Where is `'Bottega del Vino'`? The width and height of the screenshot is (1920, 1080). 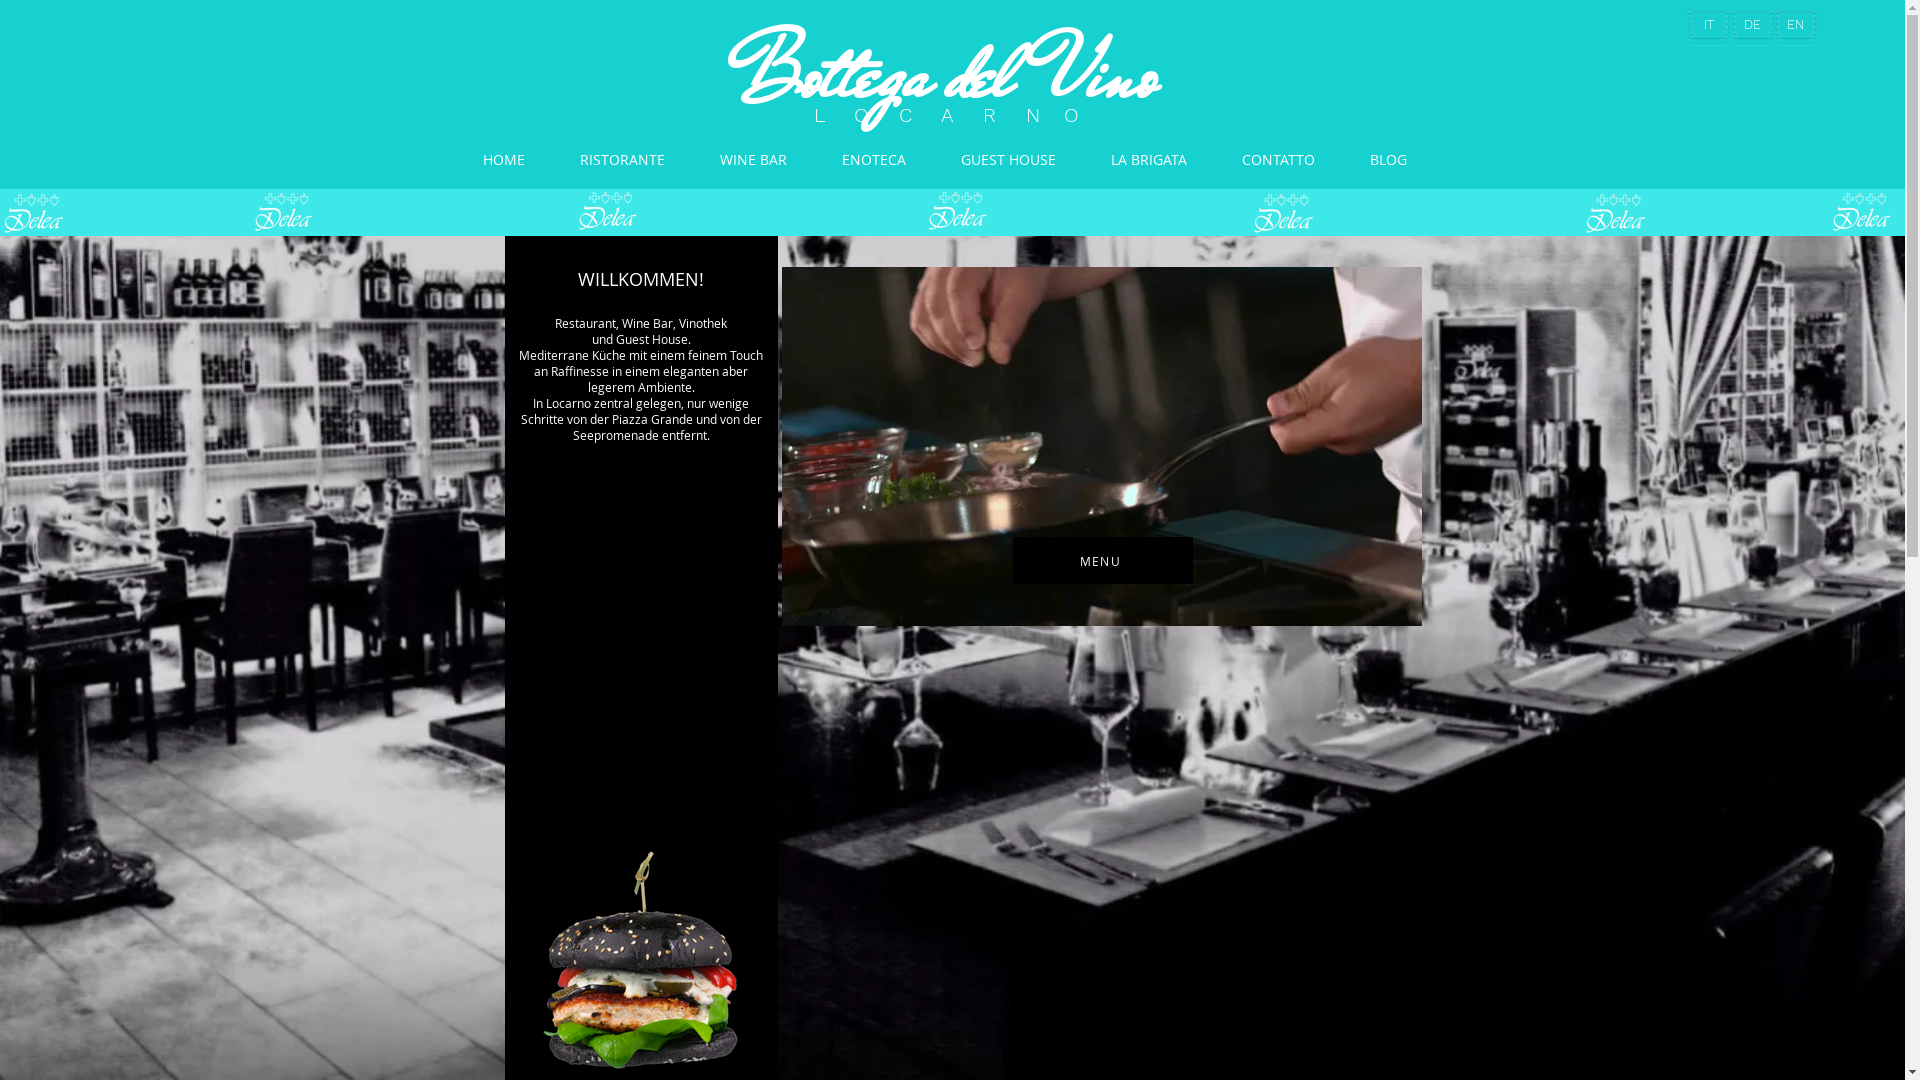
'Bottega del Vino' is located at coordinates (944, 75).